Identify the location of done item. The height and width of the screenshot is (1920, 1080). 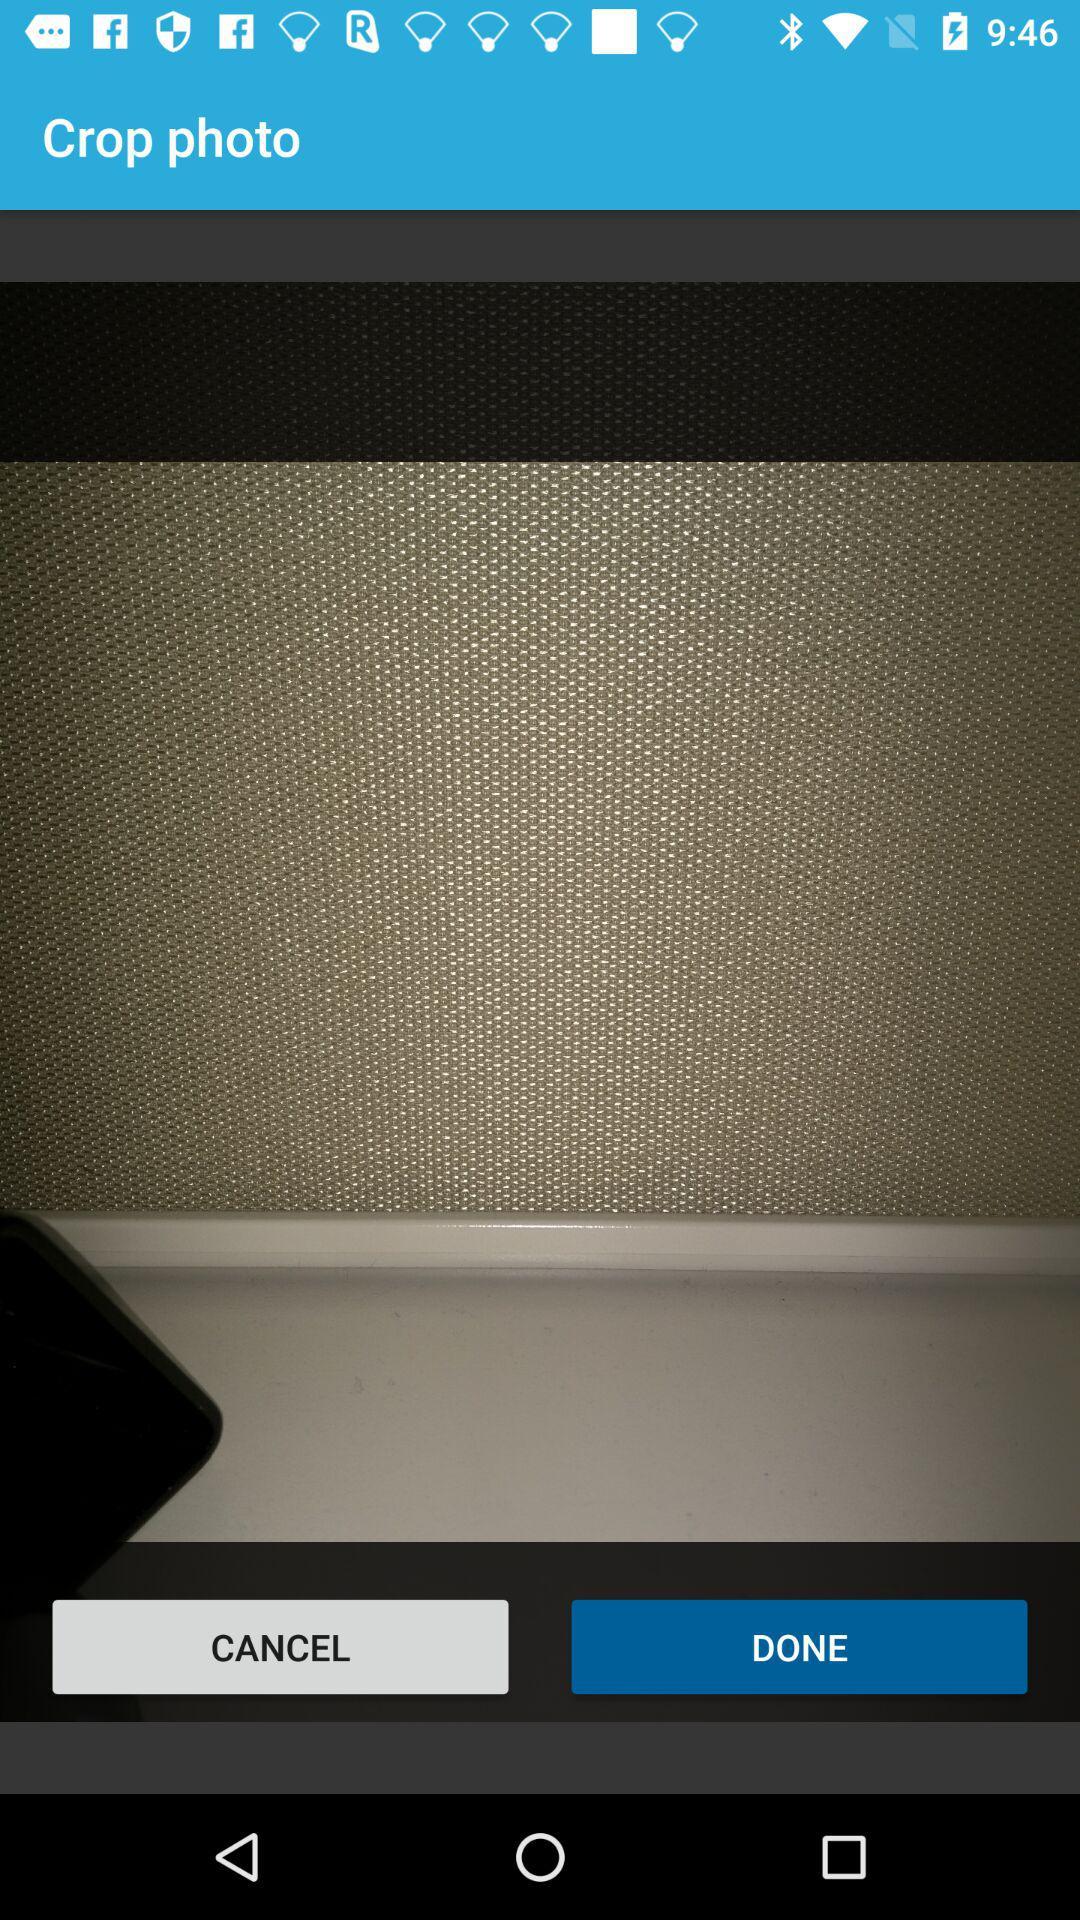
(798, 1646).